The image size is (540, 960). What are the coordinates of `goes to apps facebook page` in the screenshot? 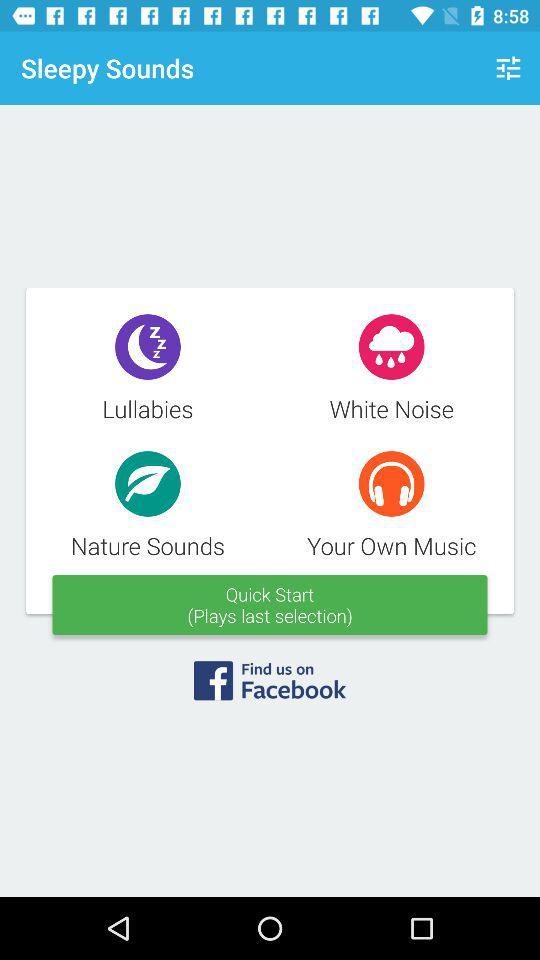 It's located at (270, 687).